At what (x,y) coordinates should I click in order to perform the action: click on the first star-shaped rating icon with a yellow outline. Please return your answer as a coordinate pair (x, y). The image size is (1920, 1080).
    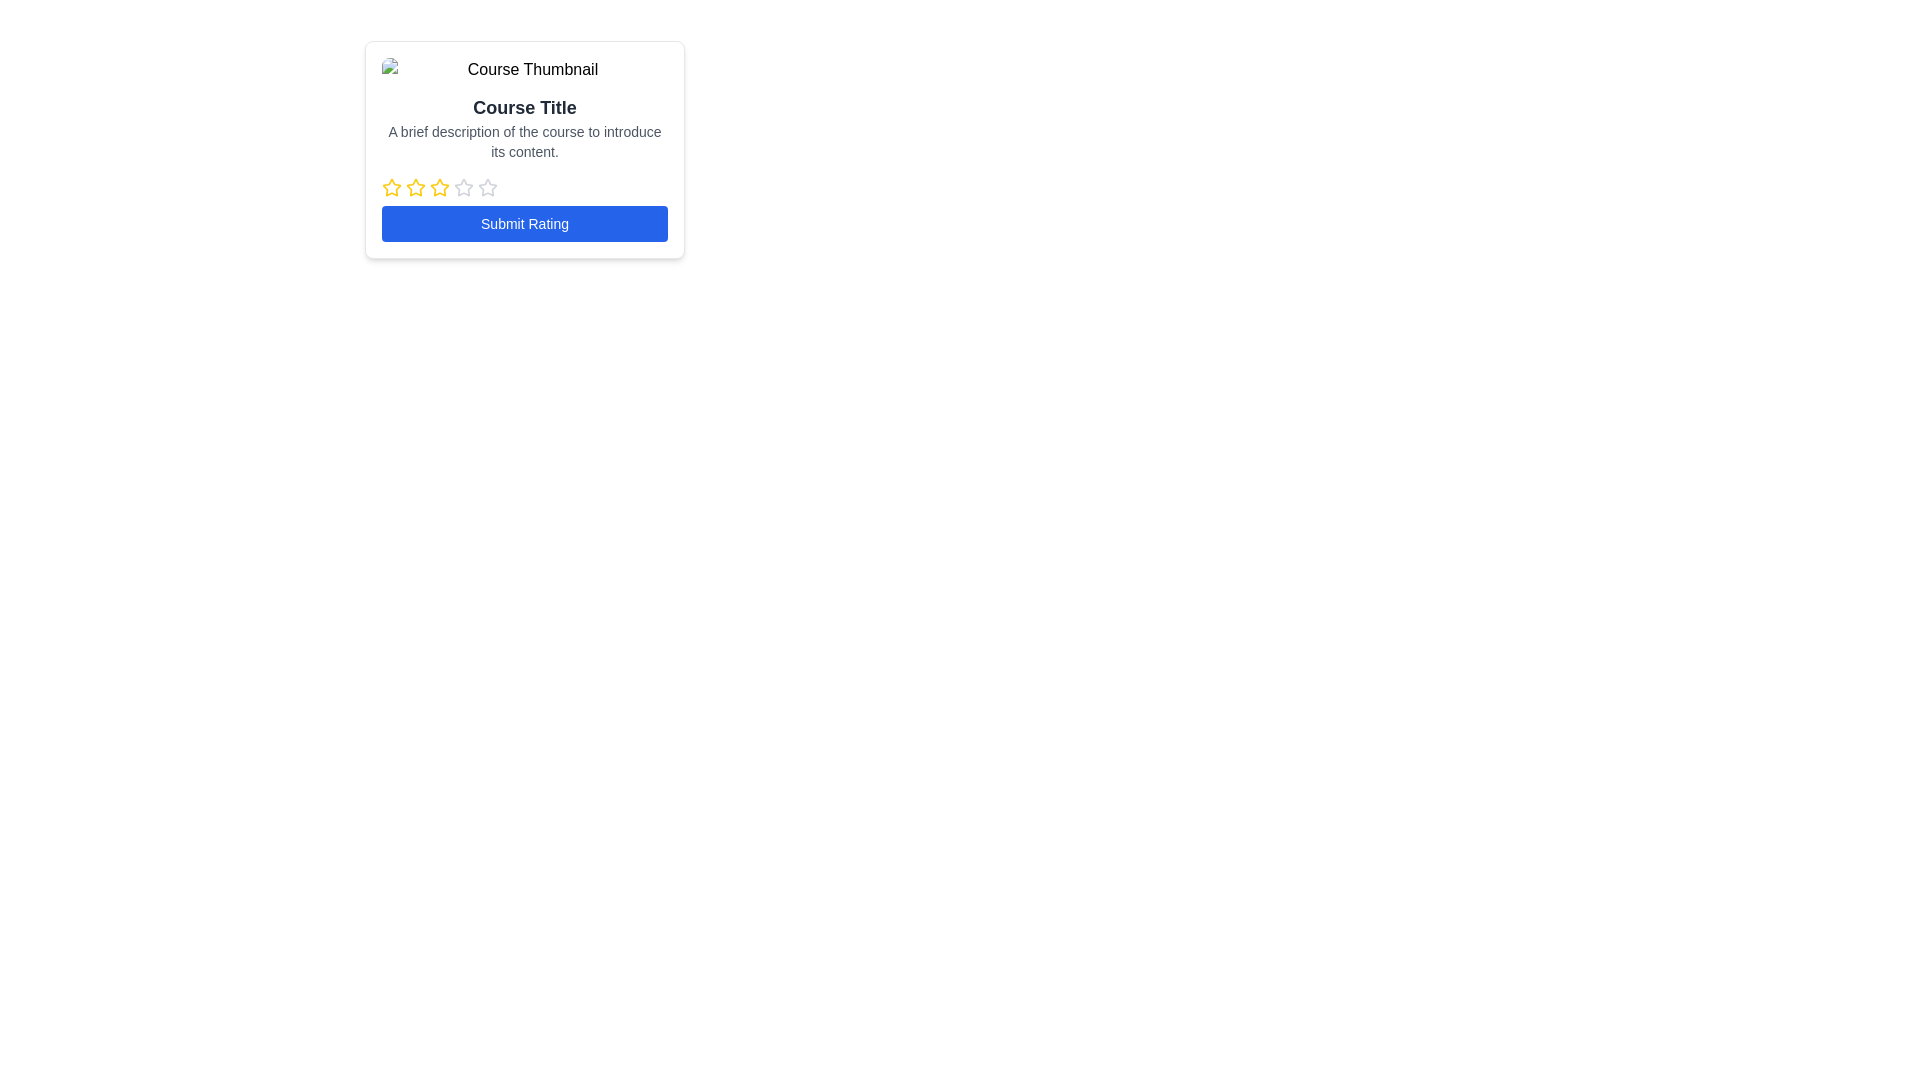
    Looking at the image, I should click on (392, 188).